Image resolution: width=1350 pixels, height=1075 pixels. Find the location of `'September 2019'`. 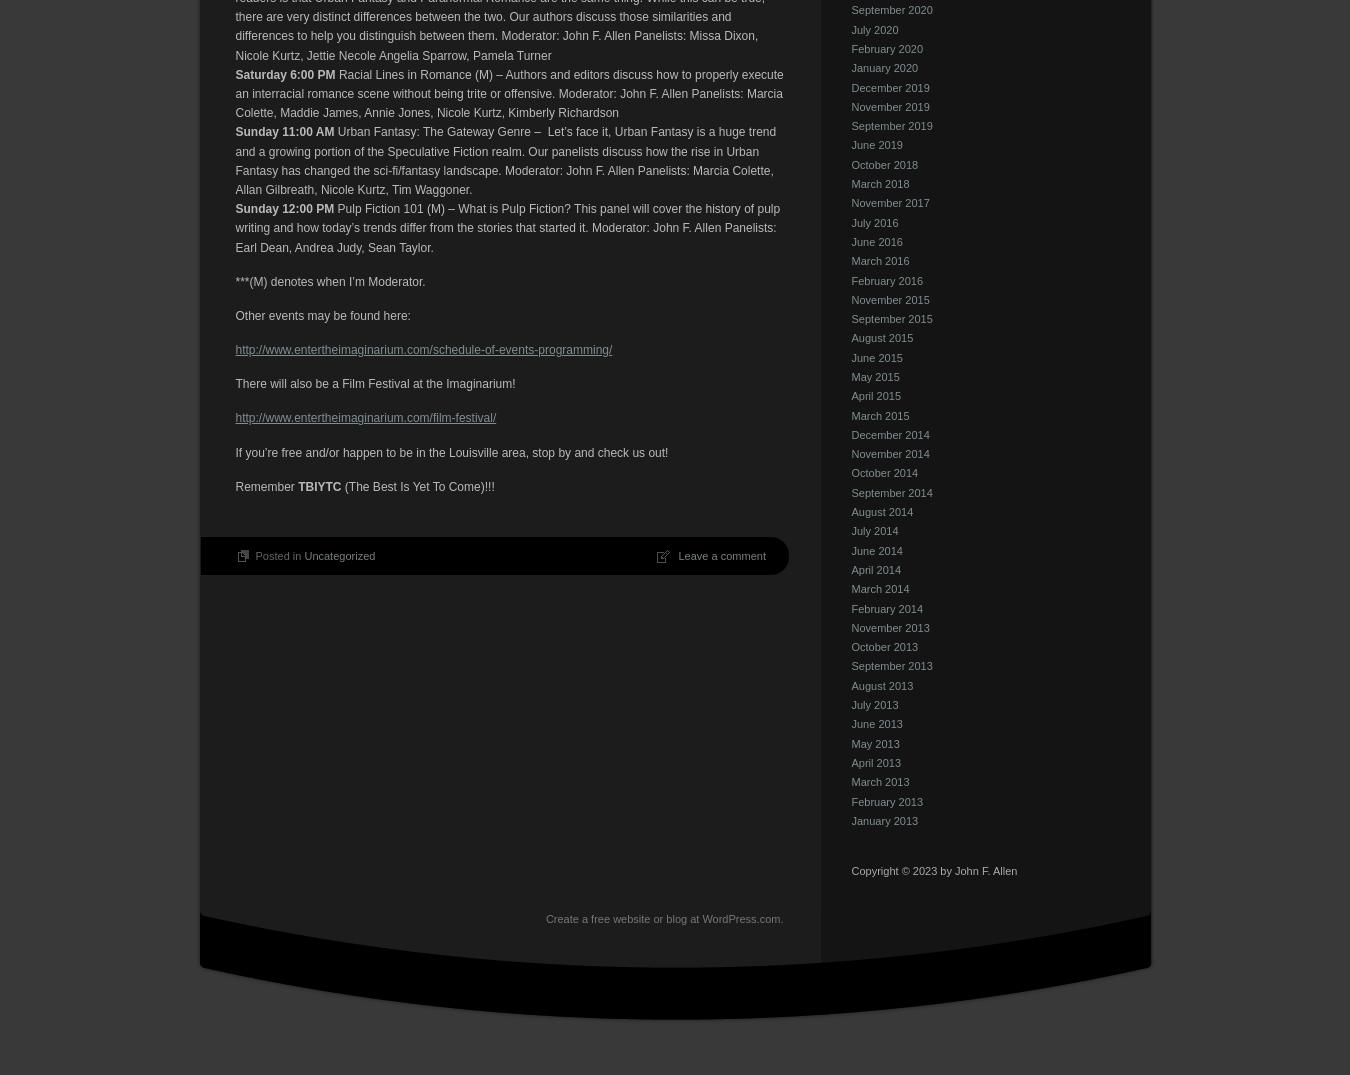

'September 2019' is located at coordinates (851, 124).